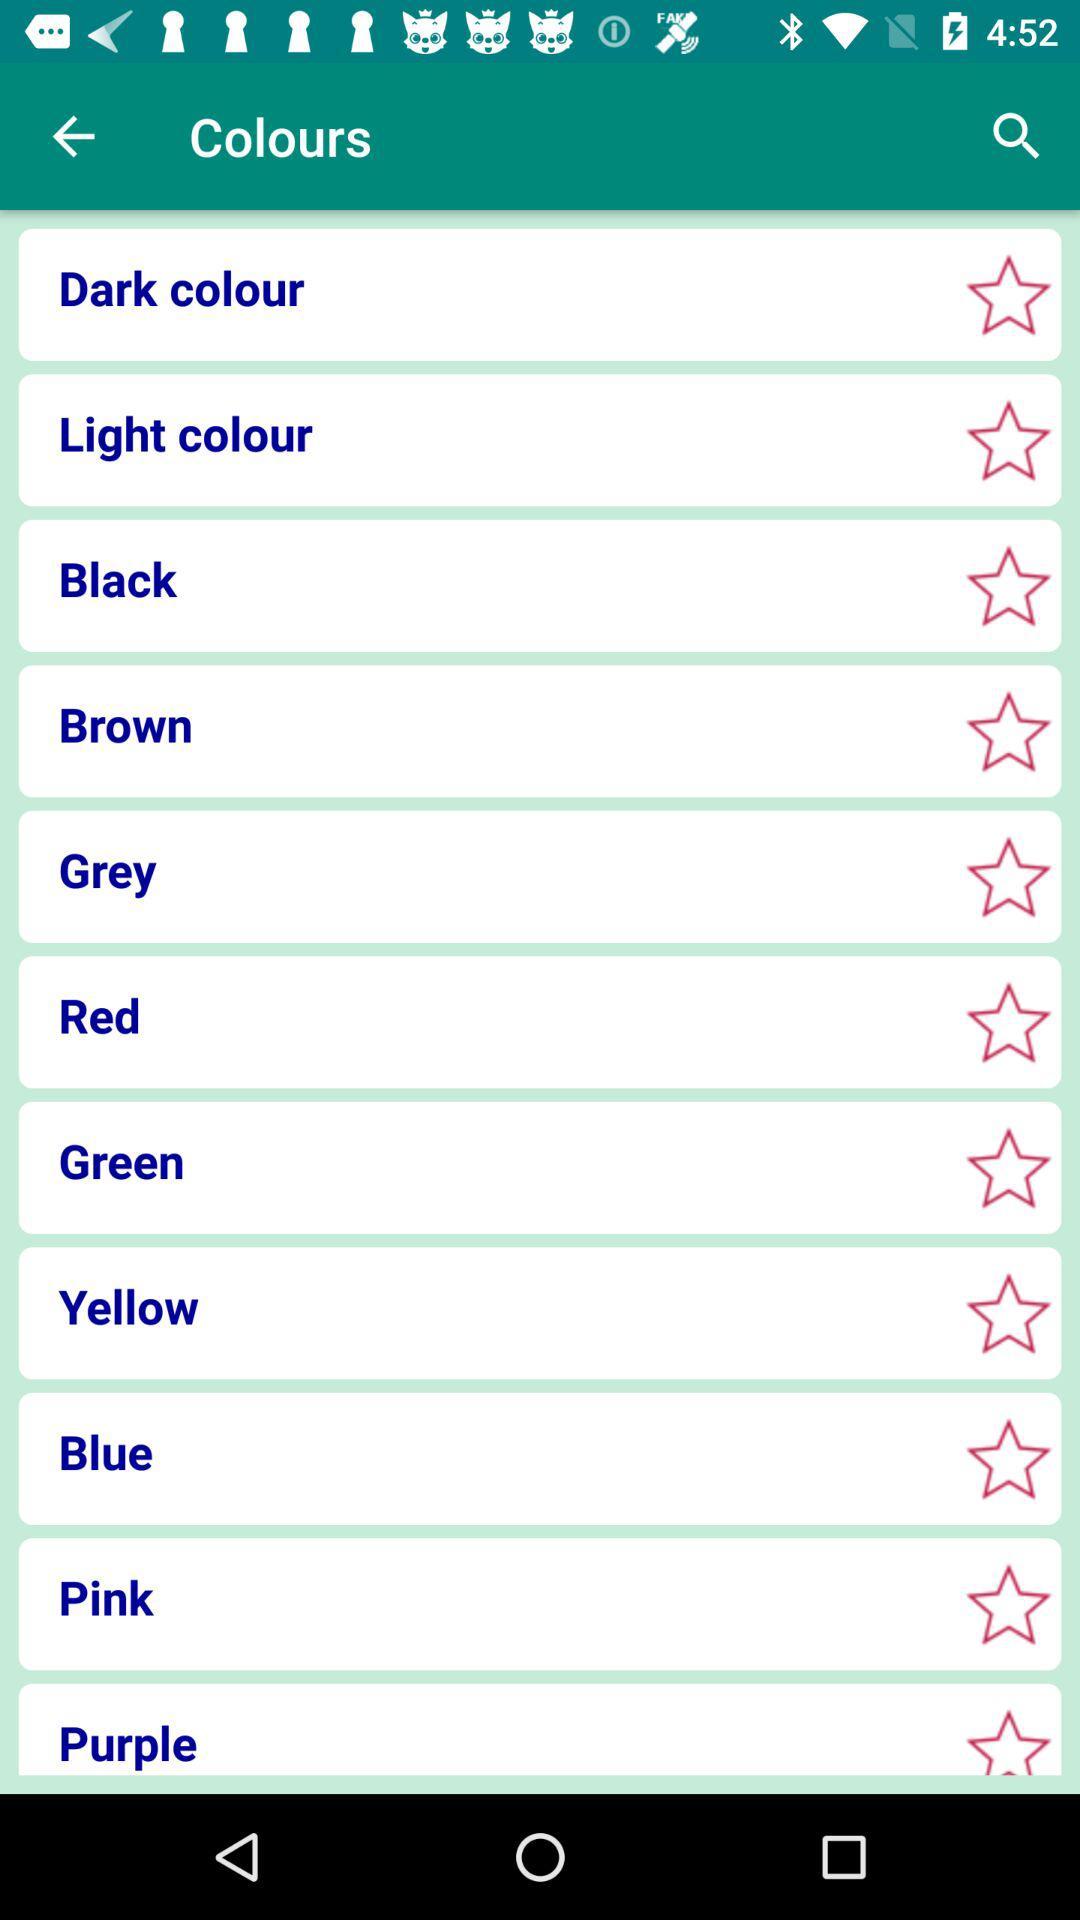 This screenshot has width=1080, height=1920. What do you see at coordinates (1008, 1744) in the screenshot?
I see `review star button purple` at bounding box center [1008, 1744].